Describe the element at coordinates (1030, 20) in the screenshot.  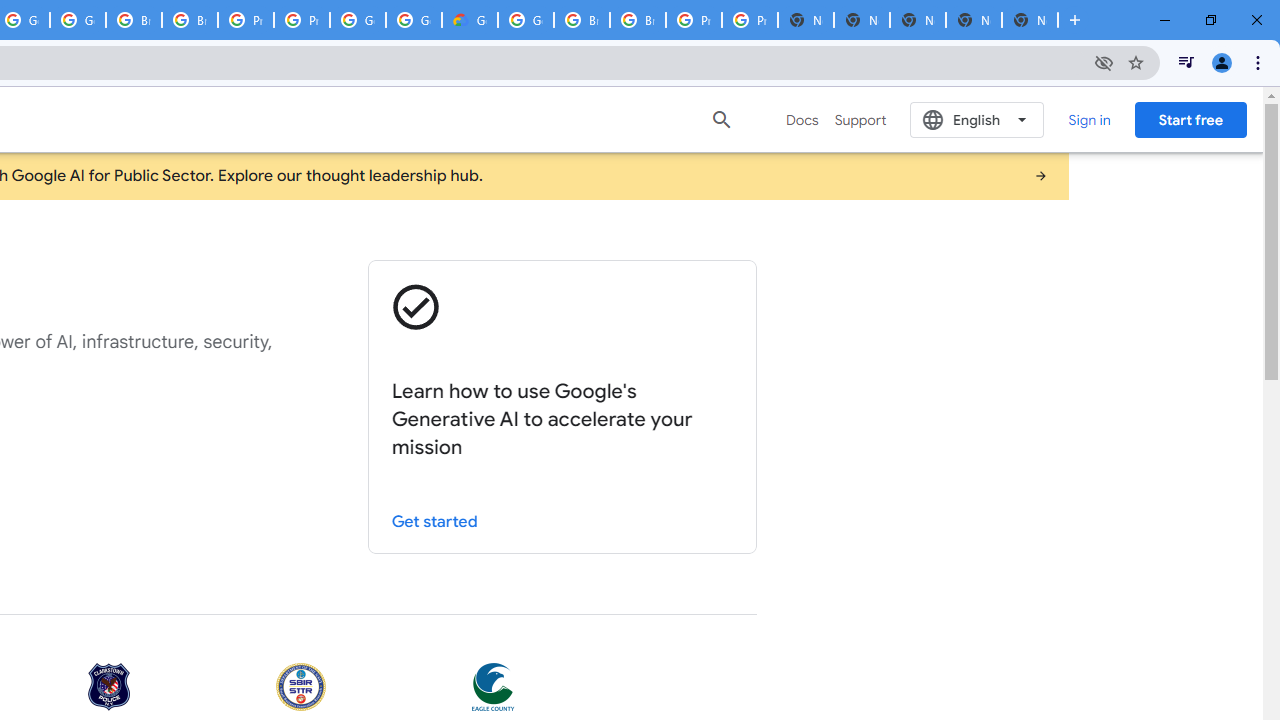
I see `'New Tab'` at that location.